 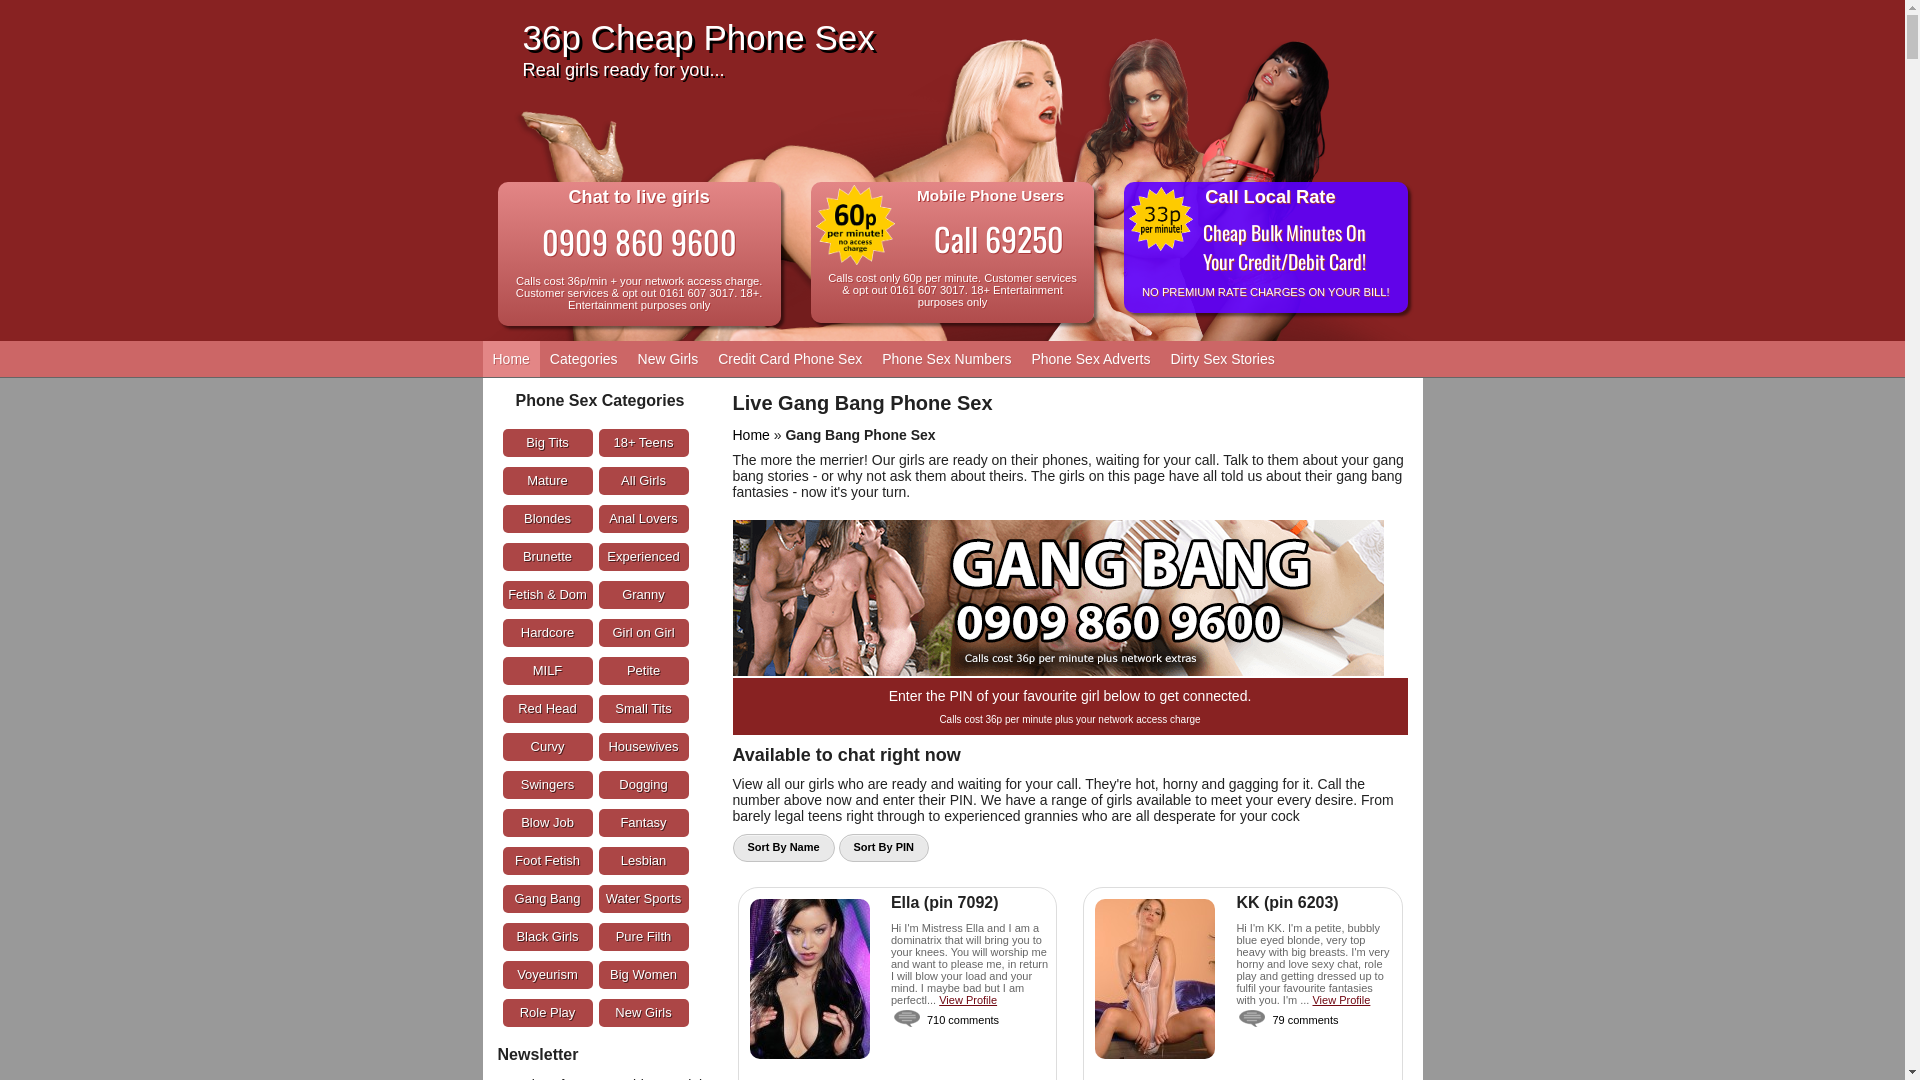 What do you see at coordinates (547, 632) in the screenshot?
I see `'Hardcore'` at bounding box center [547, 632].